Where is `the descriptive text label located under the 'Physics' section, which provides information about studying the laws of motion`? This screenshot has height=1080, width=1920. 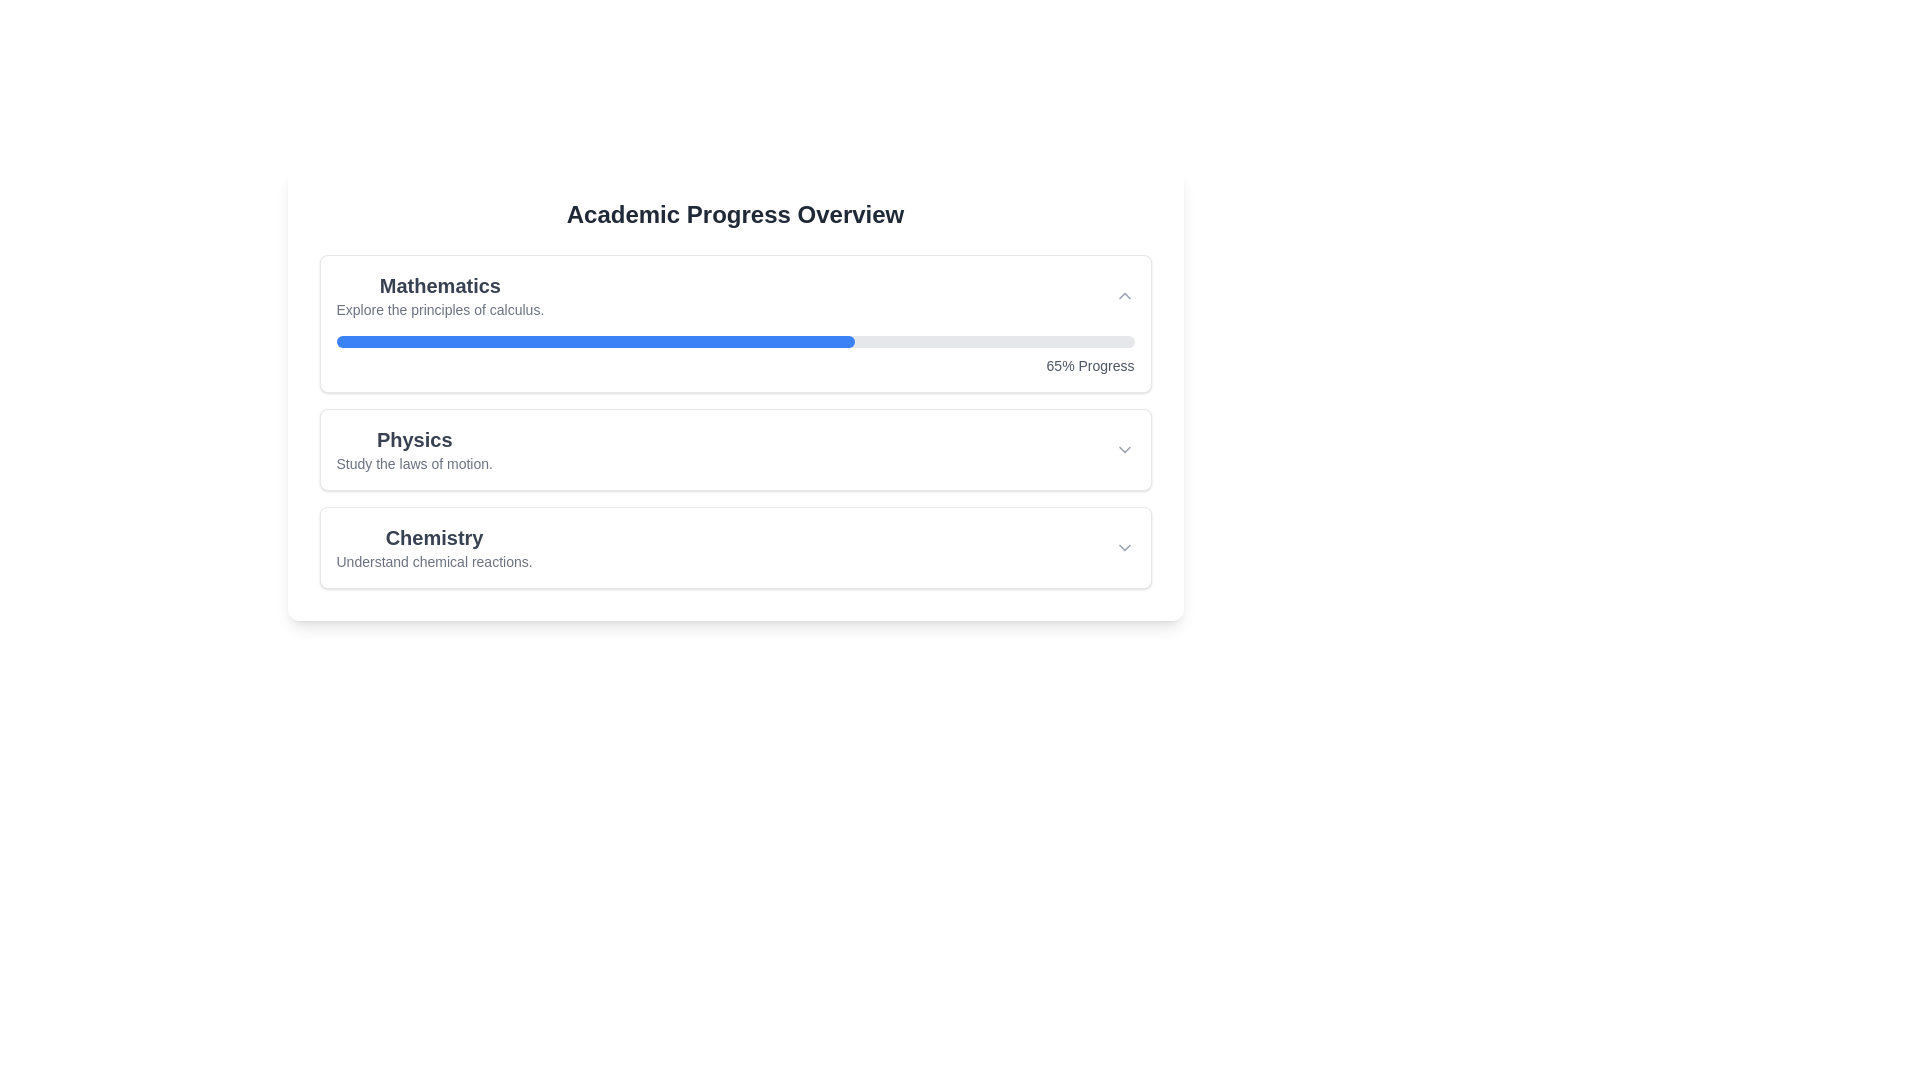
the descriptive text label located under the 'Physics' section, which provides information about studying the laws of motion is located at coordinates (413, 463).